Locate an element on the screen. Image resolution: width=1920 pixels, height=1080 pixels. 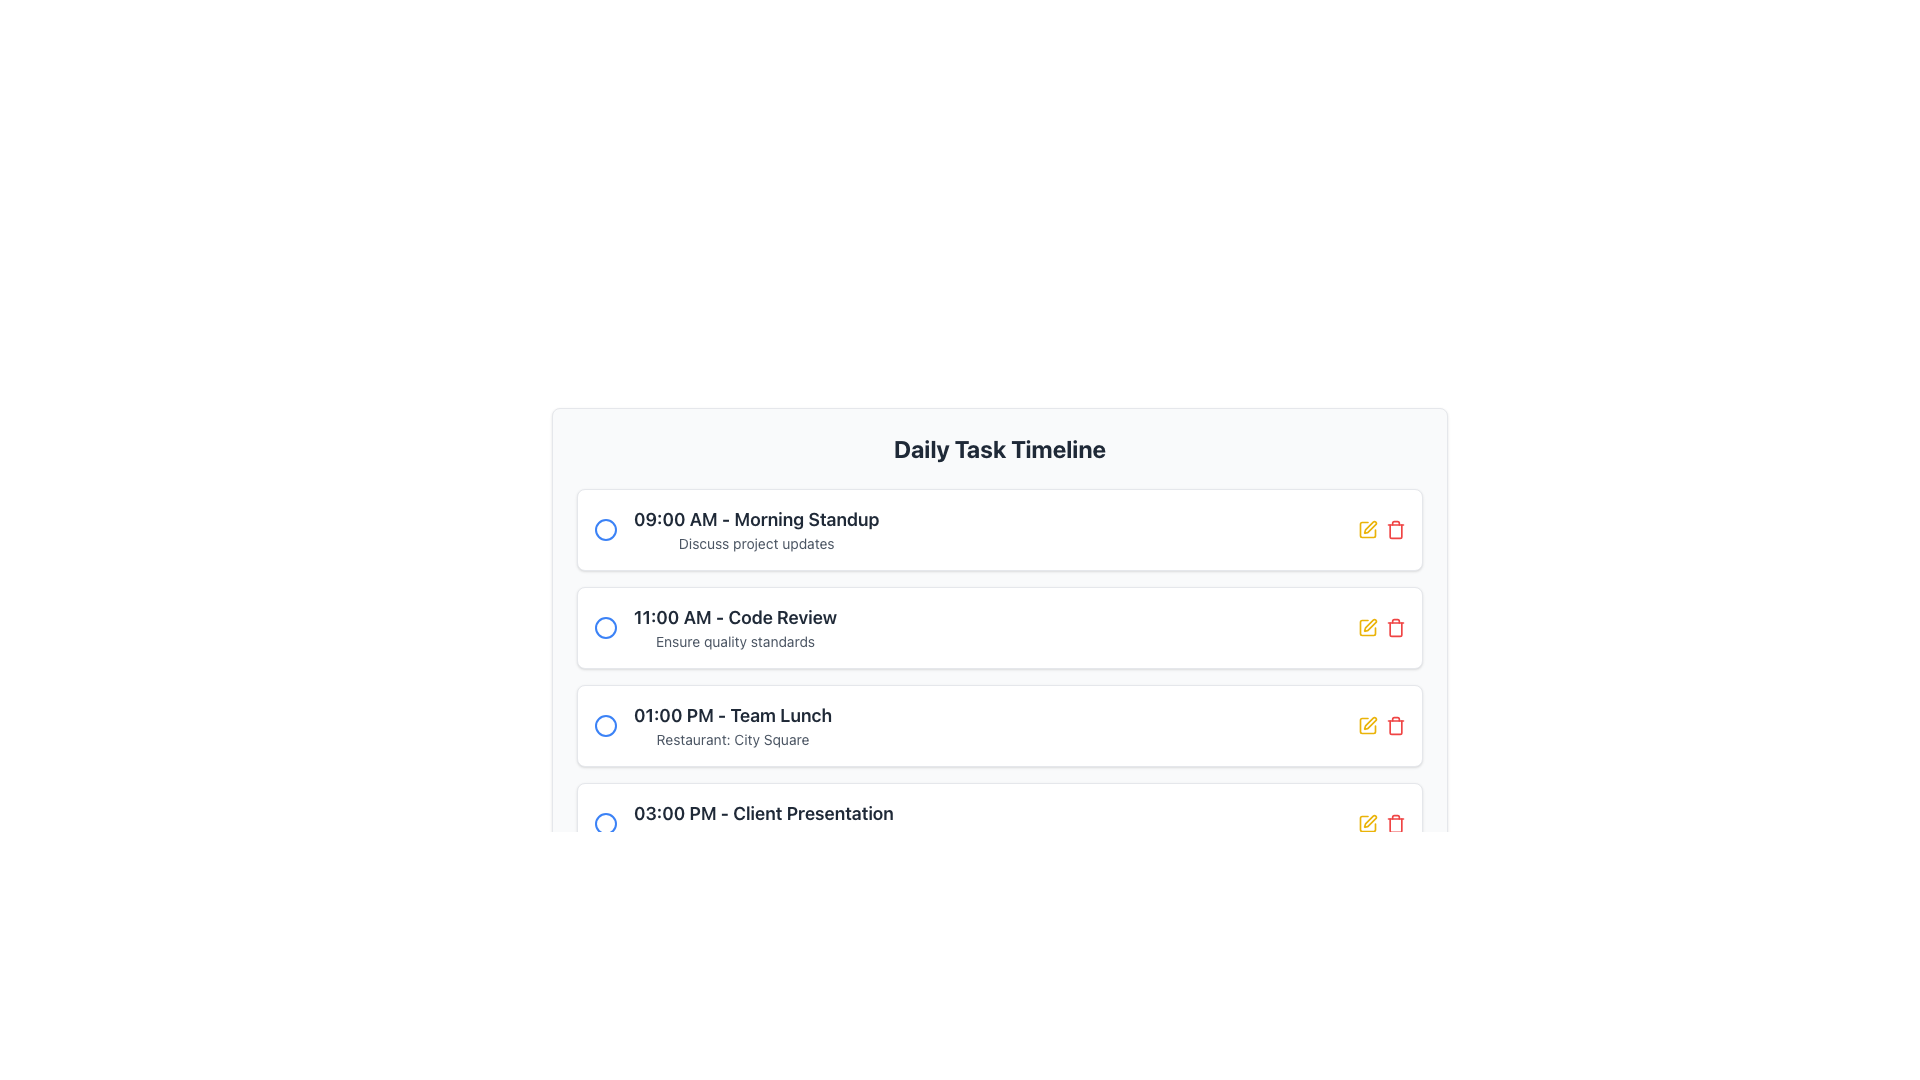
the circular checkbox icon associated with the task '11:00 AM - Code Review' is located at coordinates (604, 627).